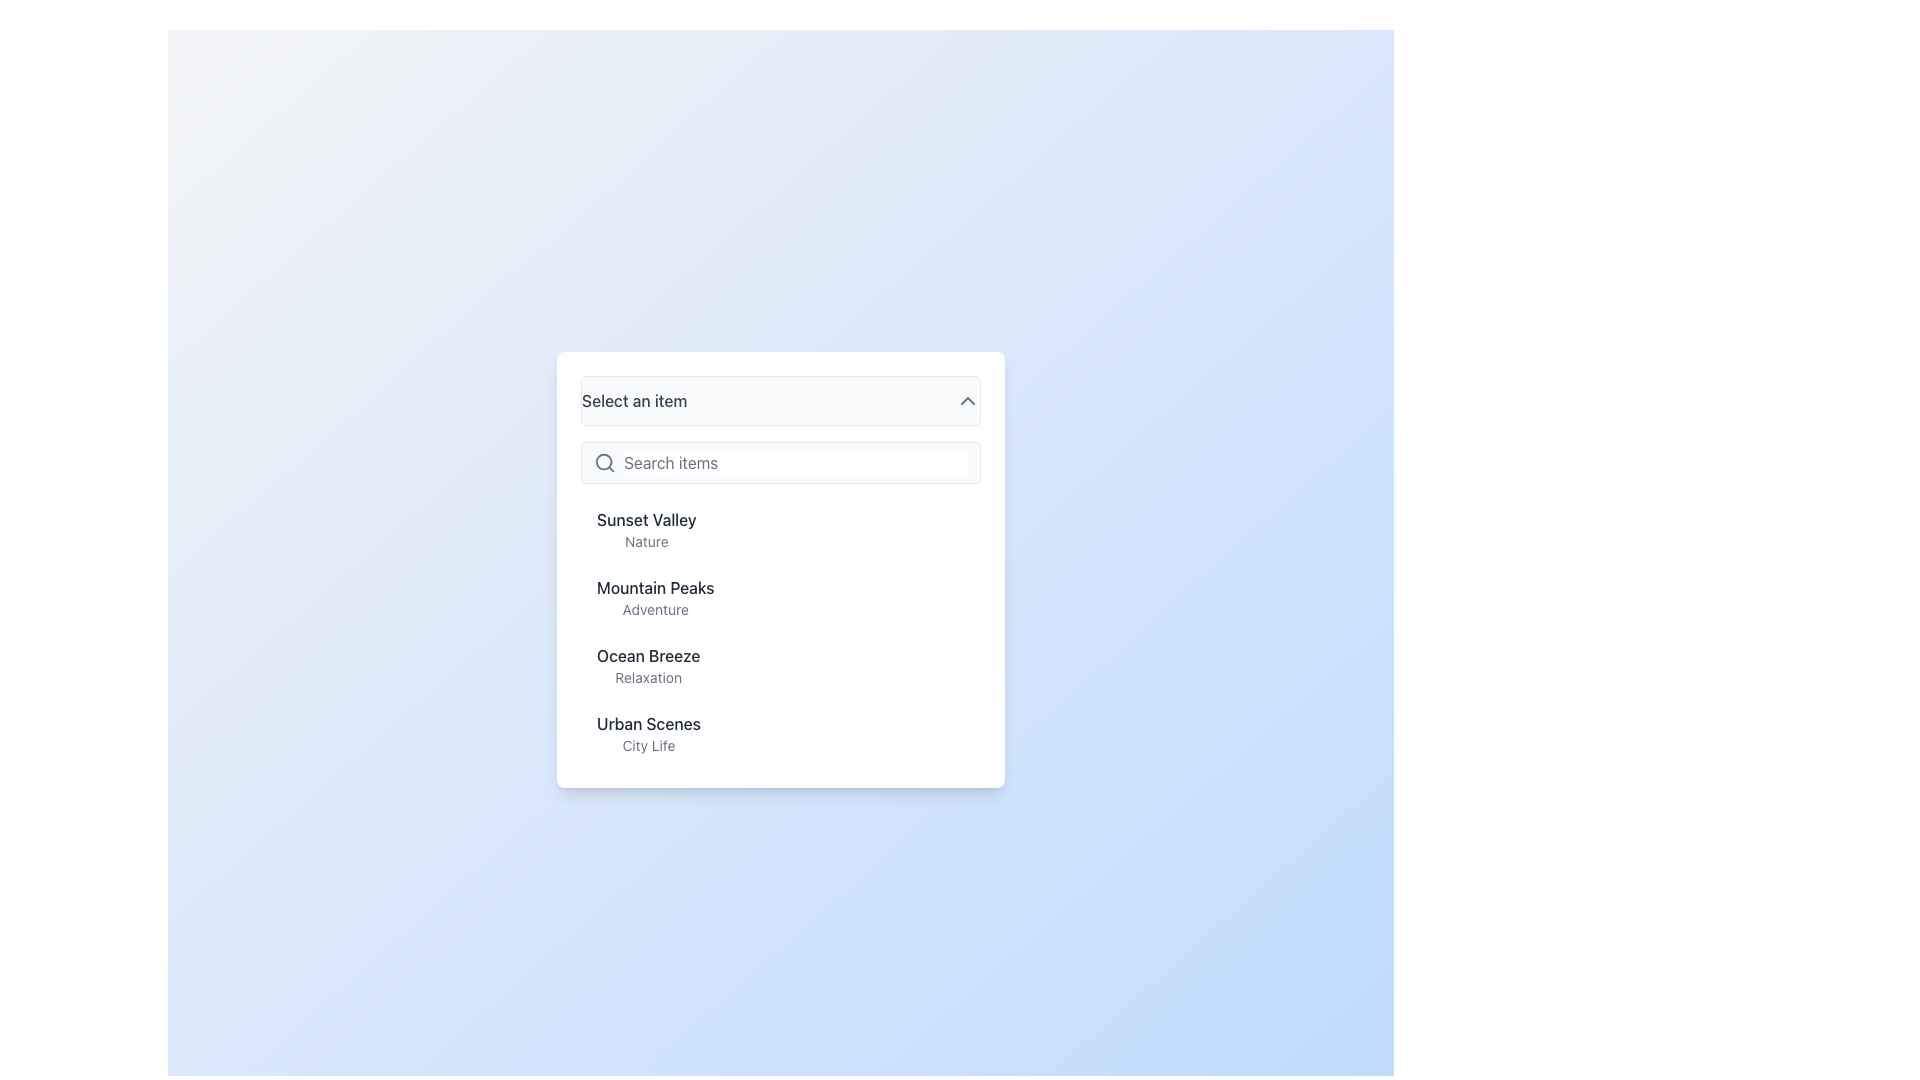 The width and height of the screenshot is (1920, 1080). Describe the element at coordinates (655, 608) in the screenshot. I see `the descriptive text label located below the 'Mountain Peaks' title in the vertically stacked text group` at that location.